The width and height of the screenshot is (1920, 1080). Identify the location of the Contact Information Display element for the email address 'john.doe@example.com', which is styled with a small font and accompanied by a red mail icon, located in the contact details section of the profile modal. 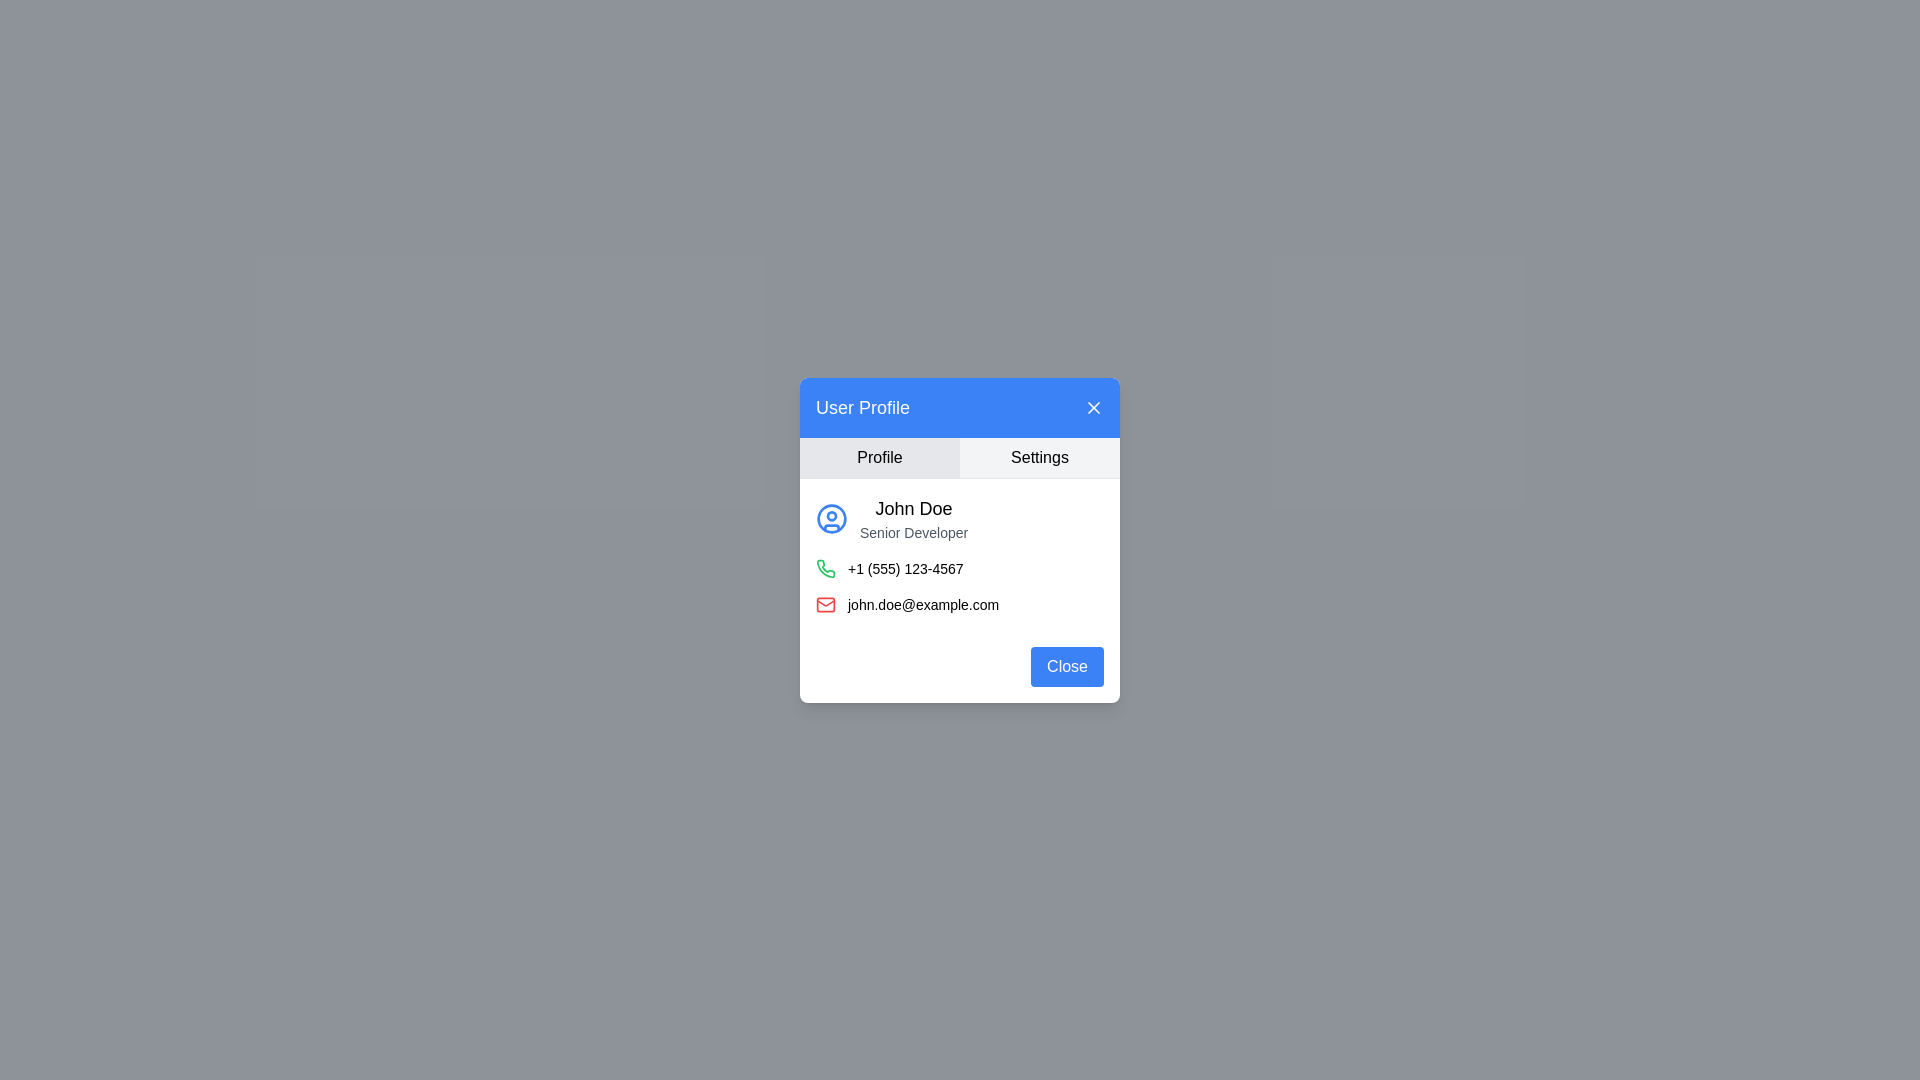
(960, 603).